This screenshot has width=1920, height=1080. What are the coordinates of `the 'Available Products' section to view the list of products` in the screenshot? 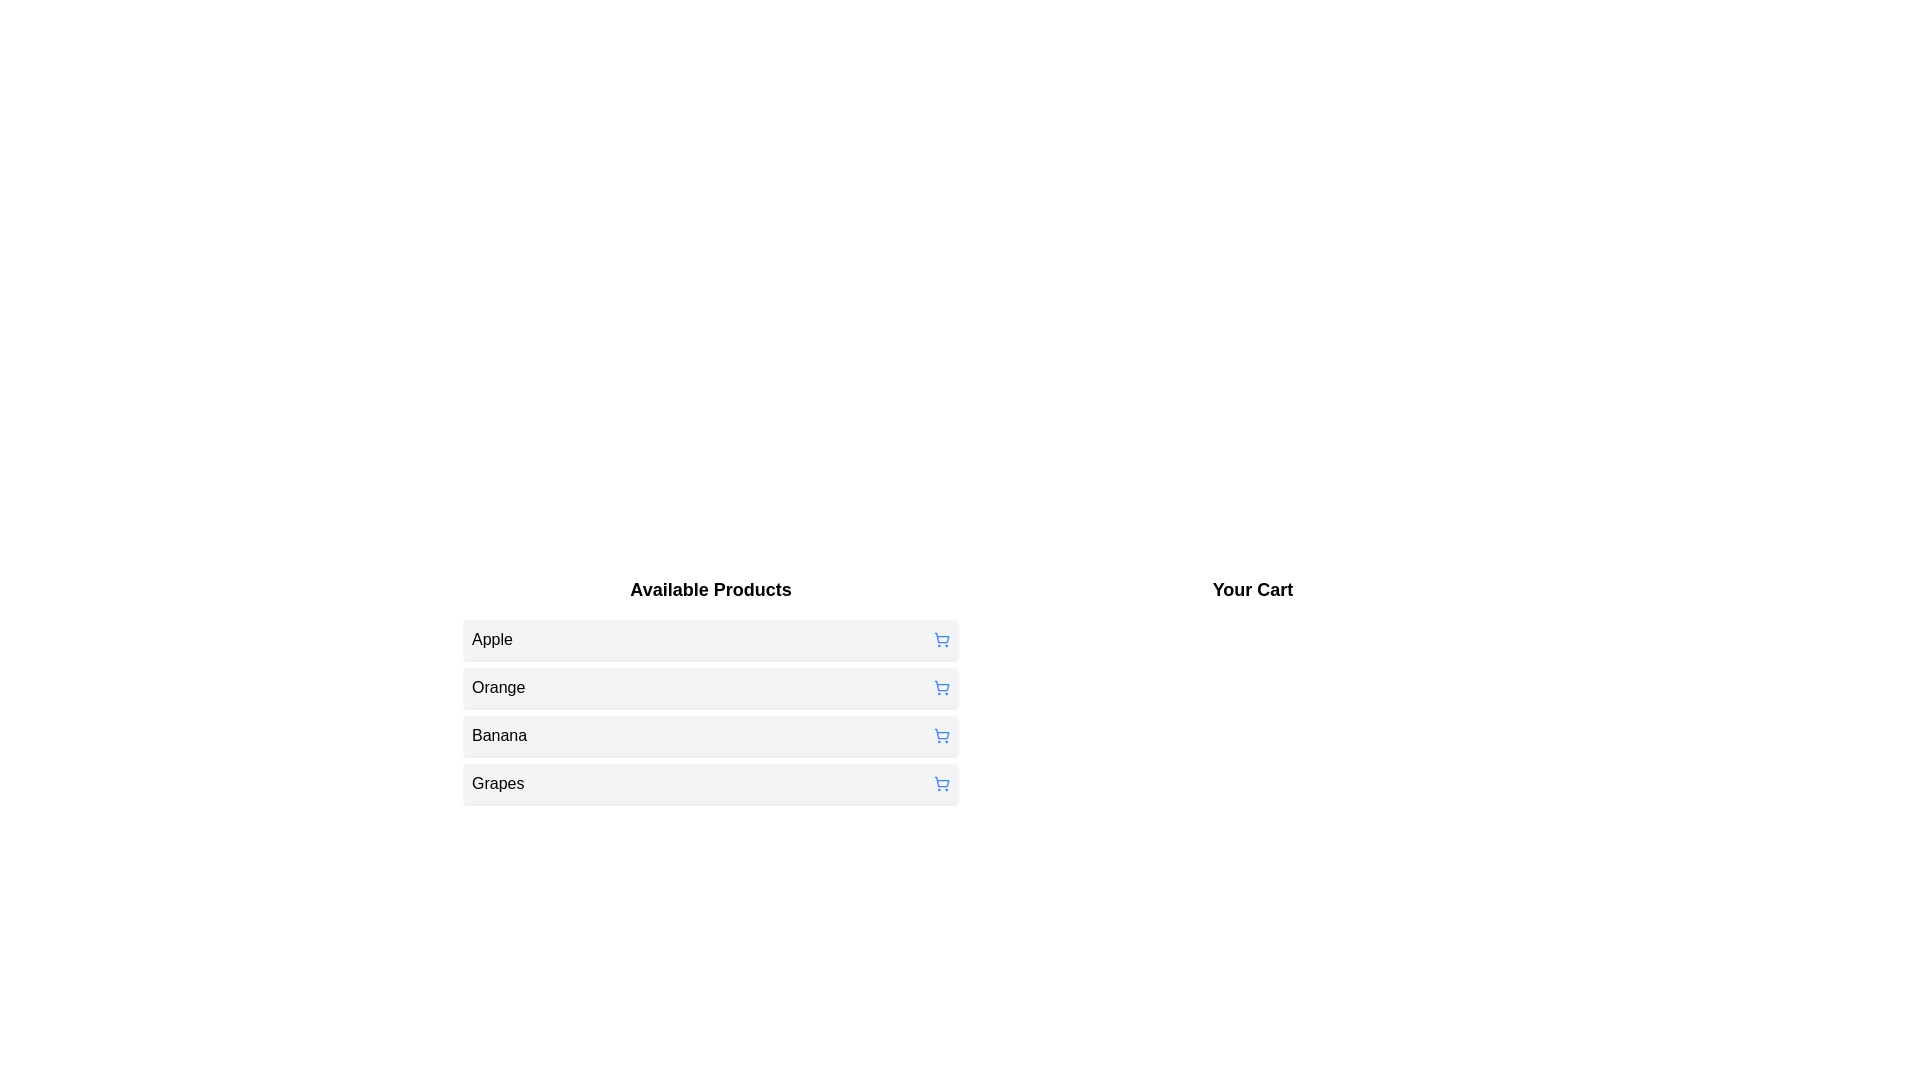 It's located at (710, 589).